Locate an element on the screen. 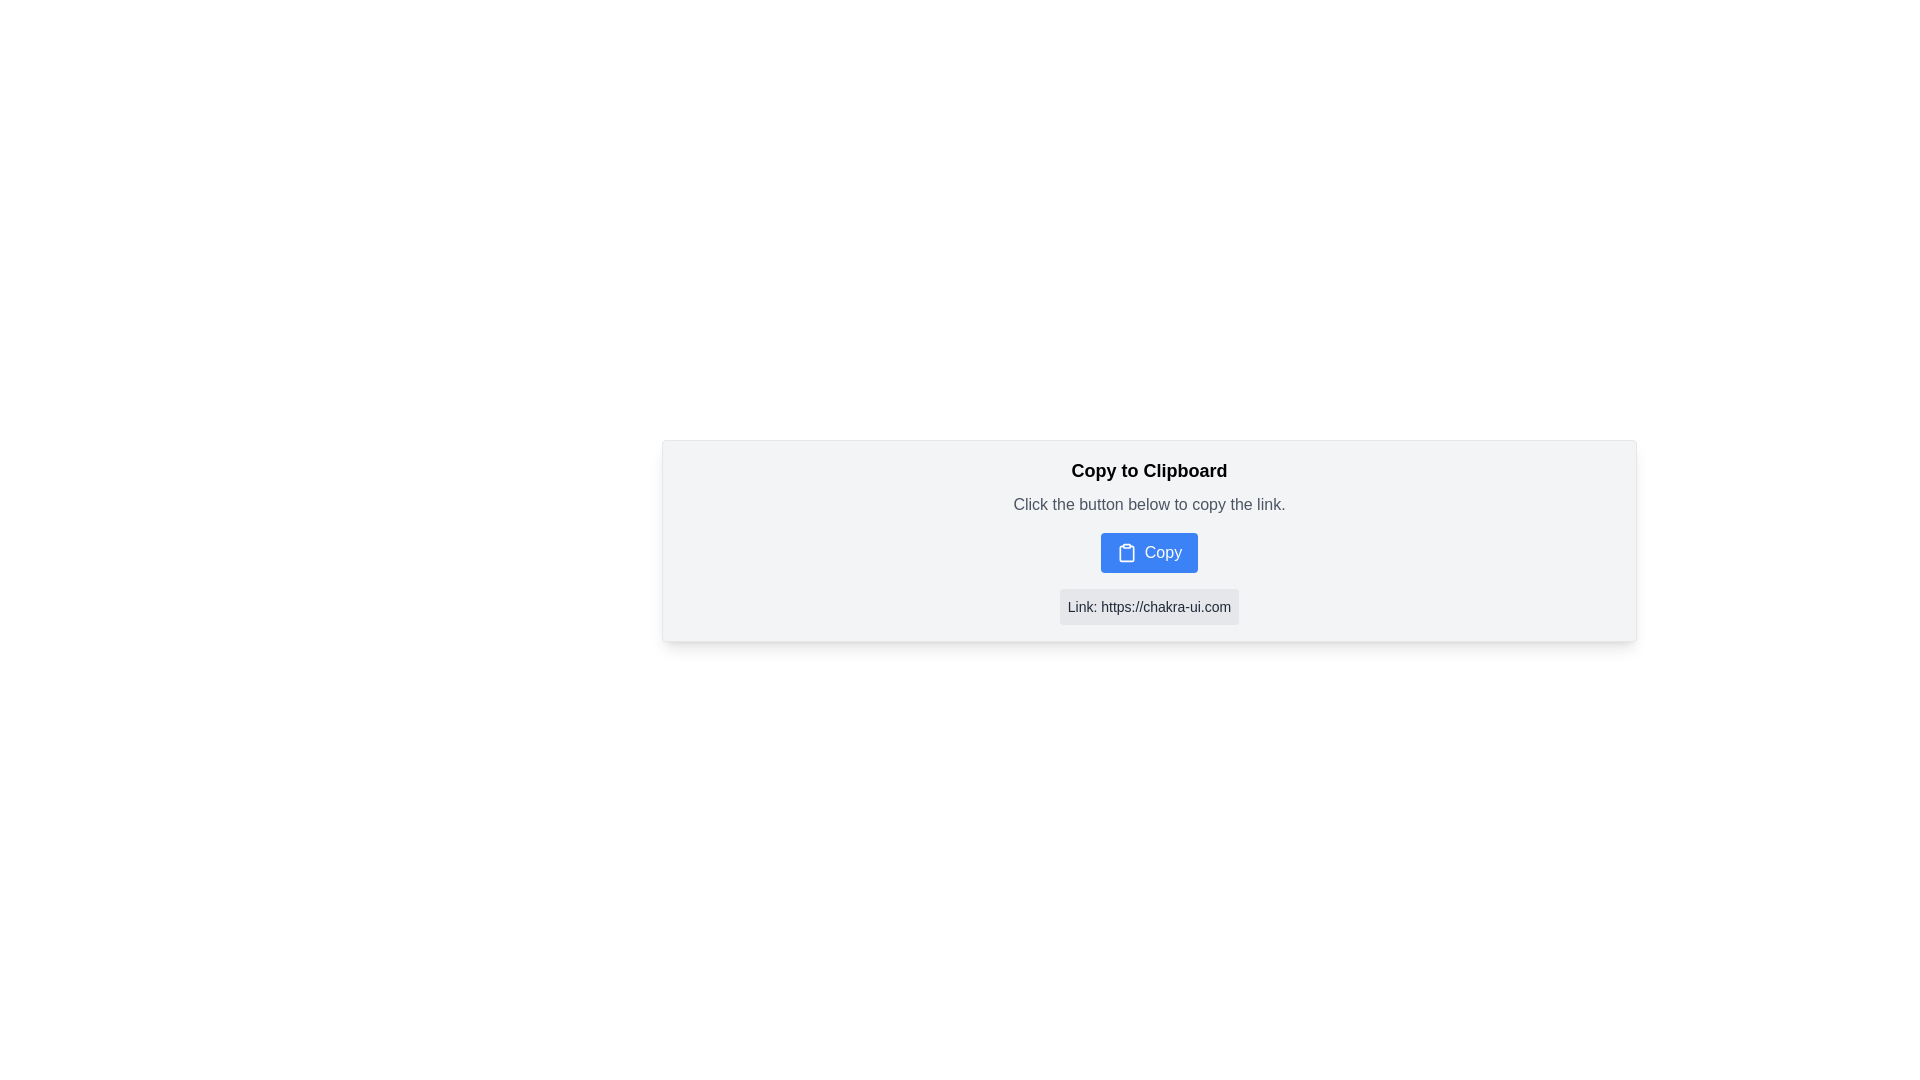  the instruction label located below the 'Copy to Clipboard' header and above the 'Copy' button is located at coordinates (1149, 504).